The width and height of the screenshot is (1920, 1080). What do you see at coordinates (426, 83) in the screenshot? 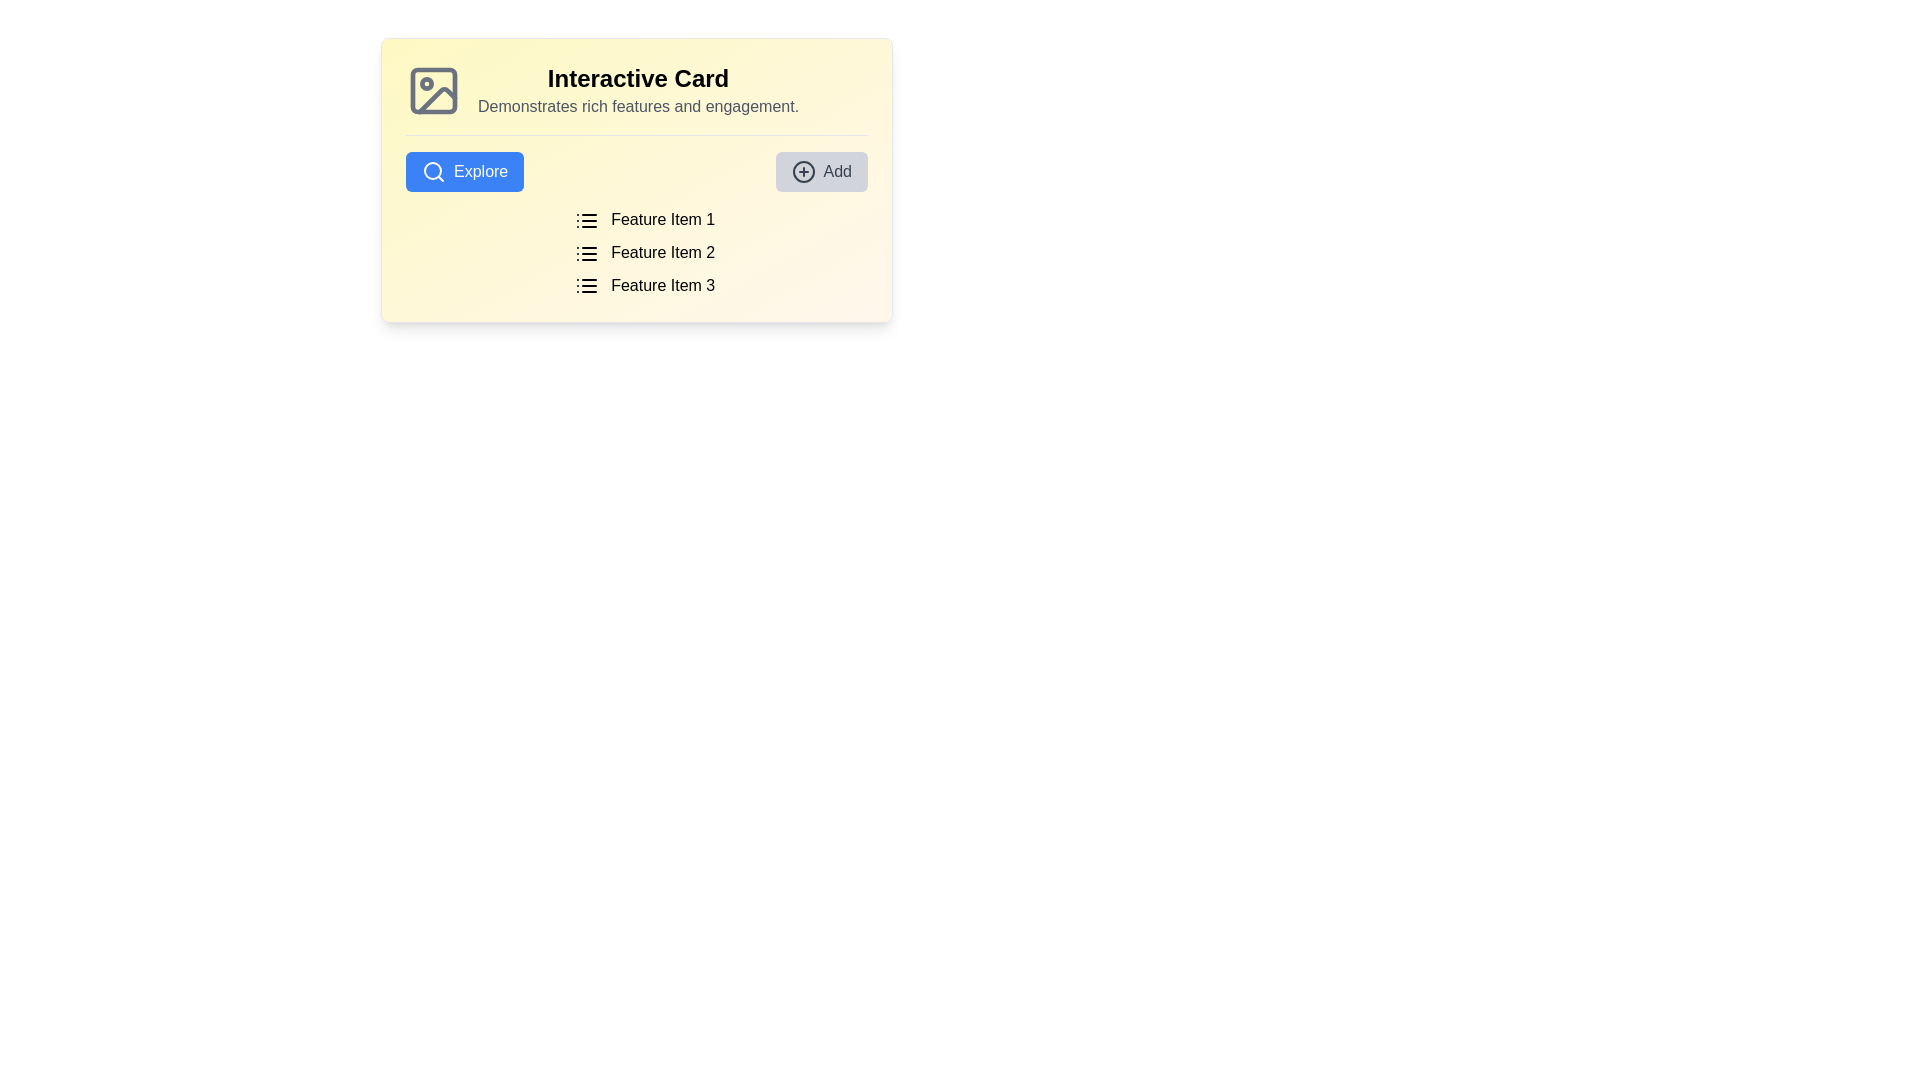
I see `the small circular dot within the SVG icon that depicts an image, located at the top-left corner of the card labeled 'Interactive Card'` at bounding box center [426, 83].